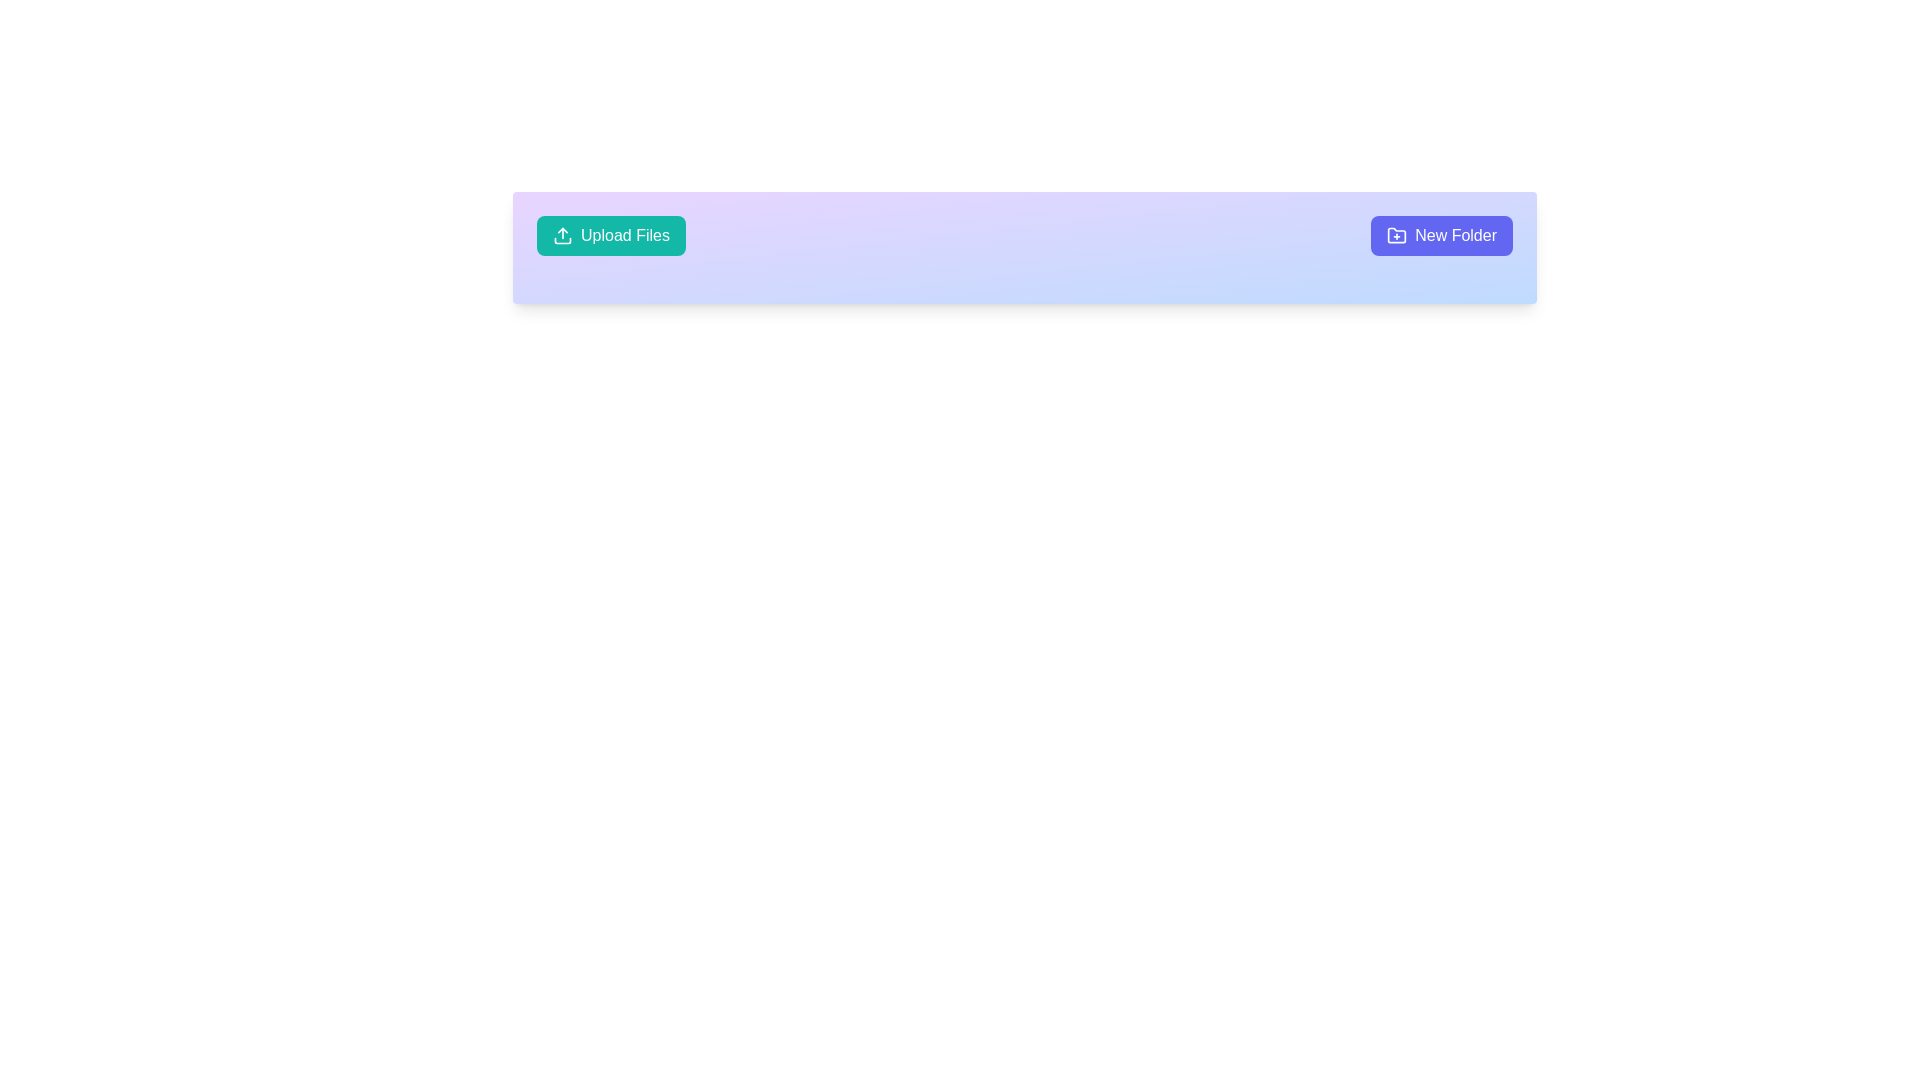 The height and width of the screenshot is (1080, 1920). What do you see at coordinates (624, 234) in the screenshot?
I see `the Text label within the teal button that initiates the file upload process located in the top-left section of the interface` at bounding box center [624, 234].